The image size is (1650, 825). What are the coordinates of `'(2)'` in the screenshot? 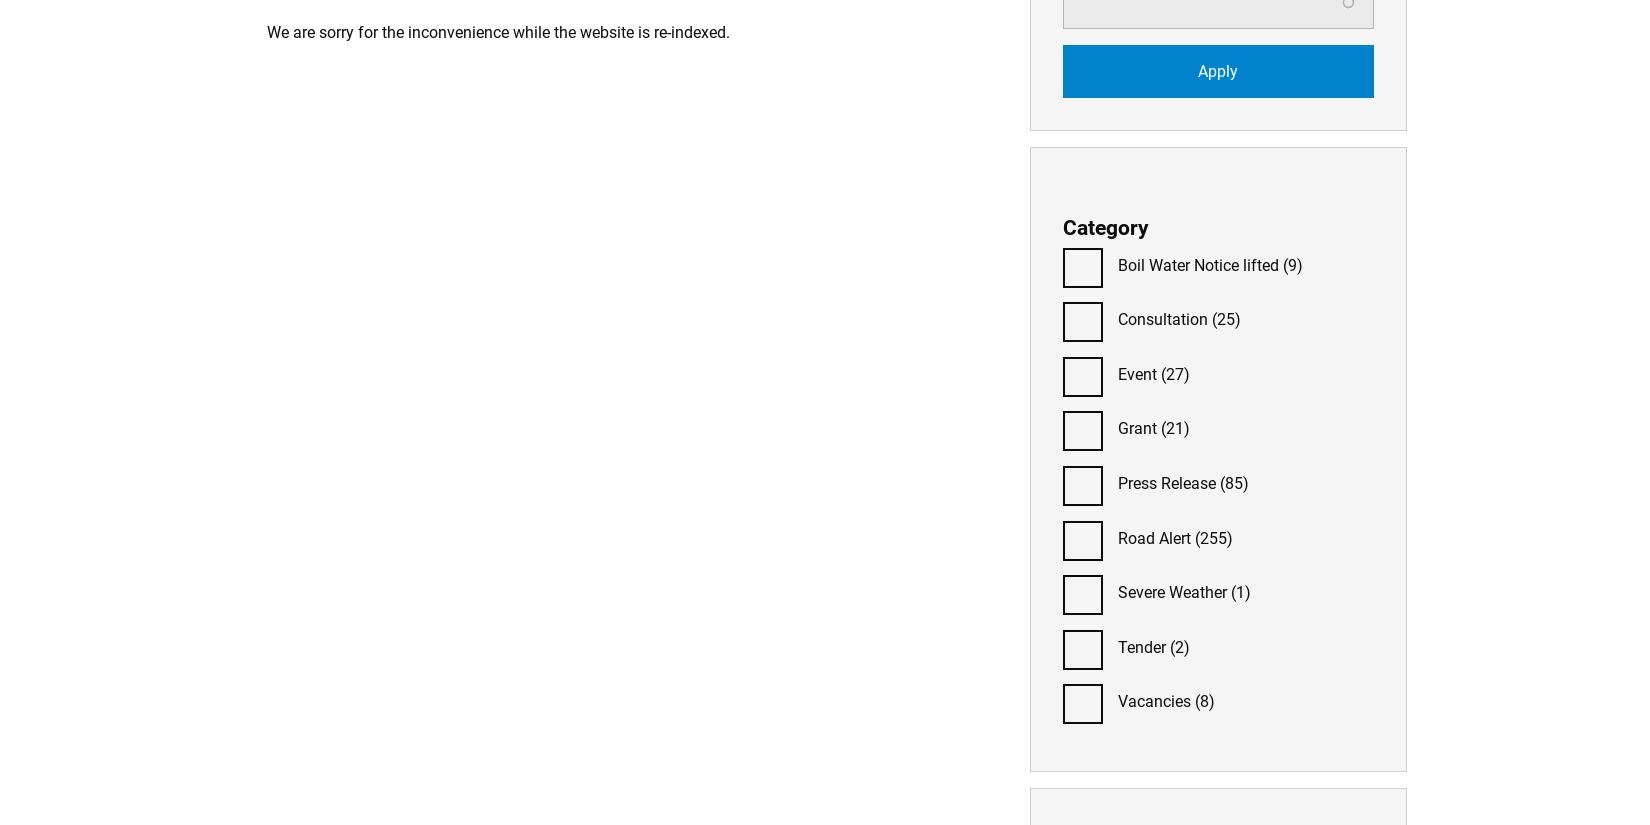 It's located at (1178, 645).